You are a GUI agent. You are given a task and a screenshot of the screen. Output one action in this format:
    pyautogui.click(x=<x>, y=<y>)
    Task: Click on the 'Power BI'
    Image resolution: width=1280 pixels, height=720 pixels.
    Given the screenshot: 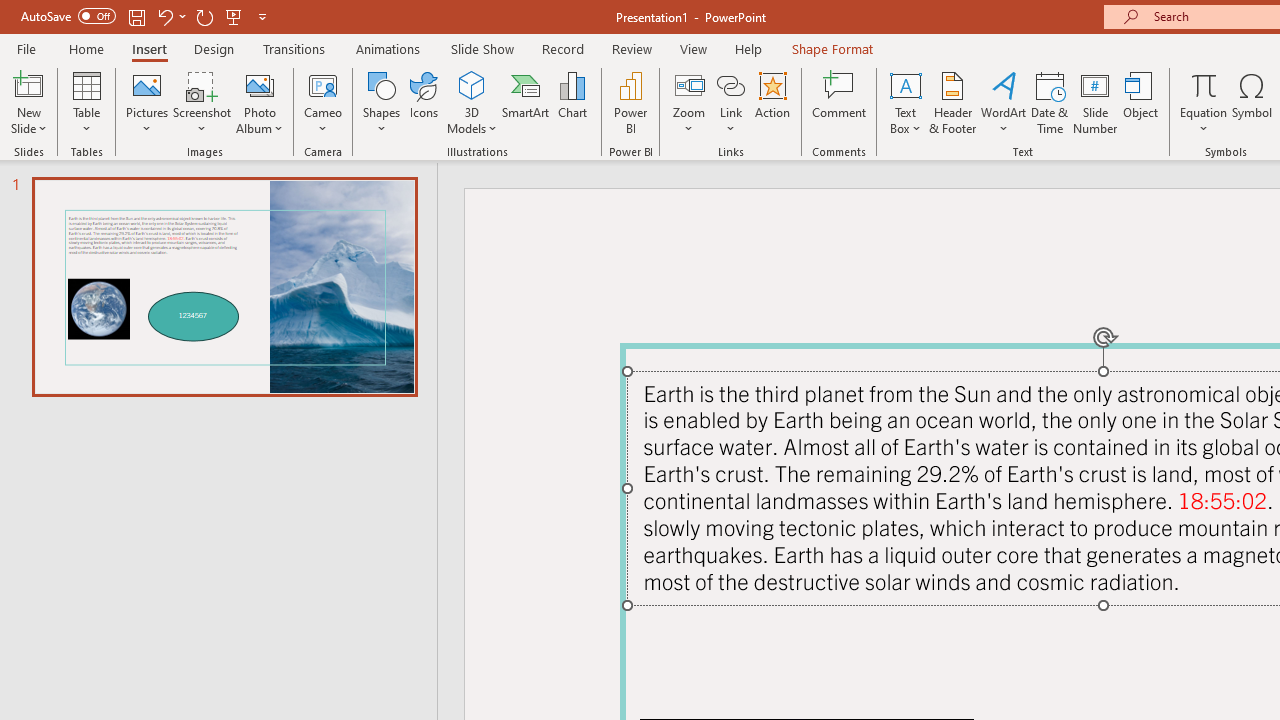 What is the action you would take?
    pyautogui.click(x=630, y=103)
    